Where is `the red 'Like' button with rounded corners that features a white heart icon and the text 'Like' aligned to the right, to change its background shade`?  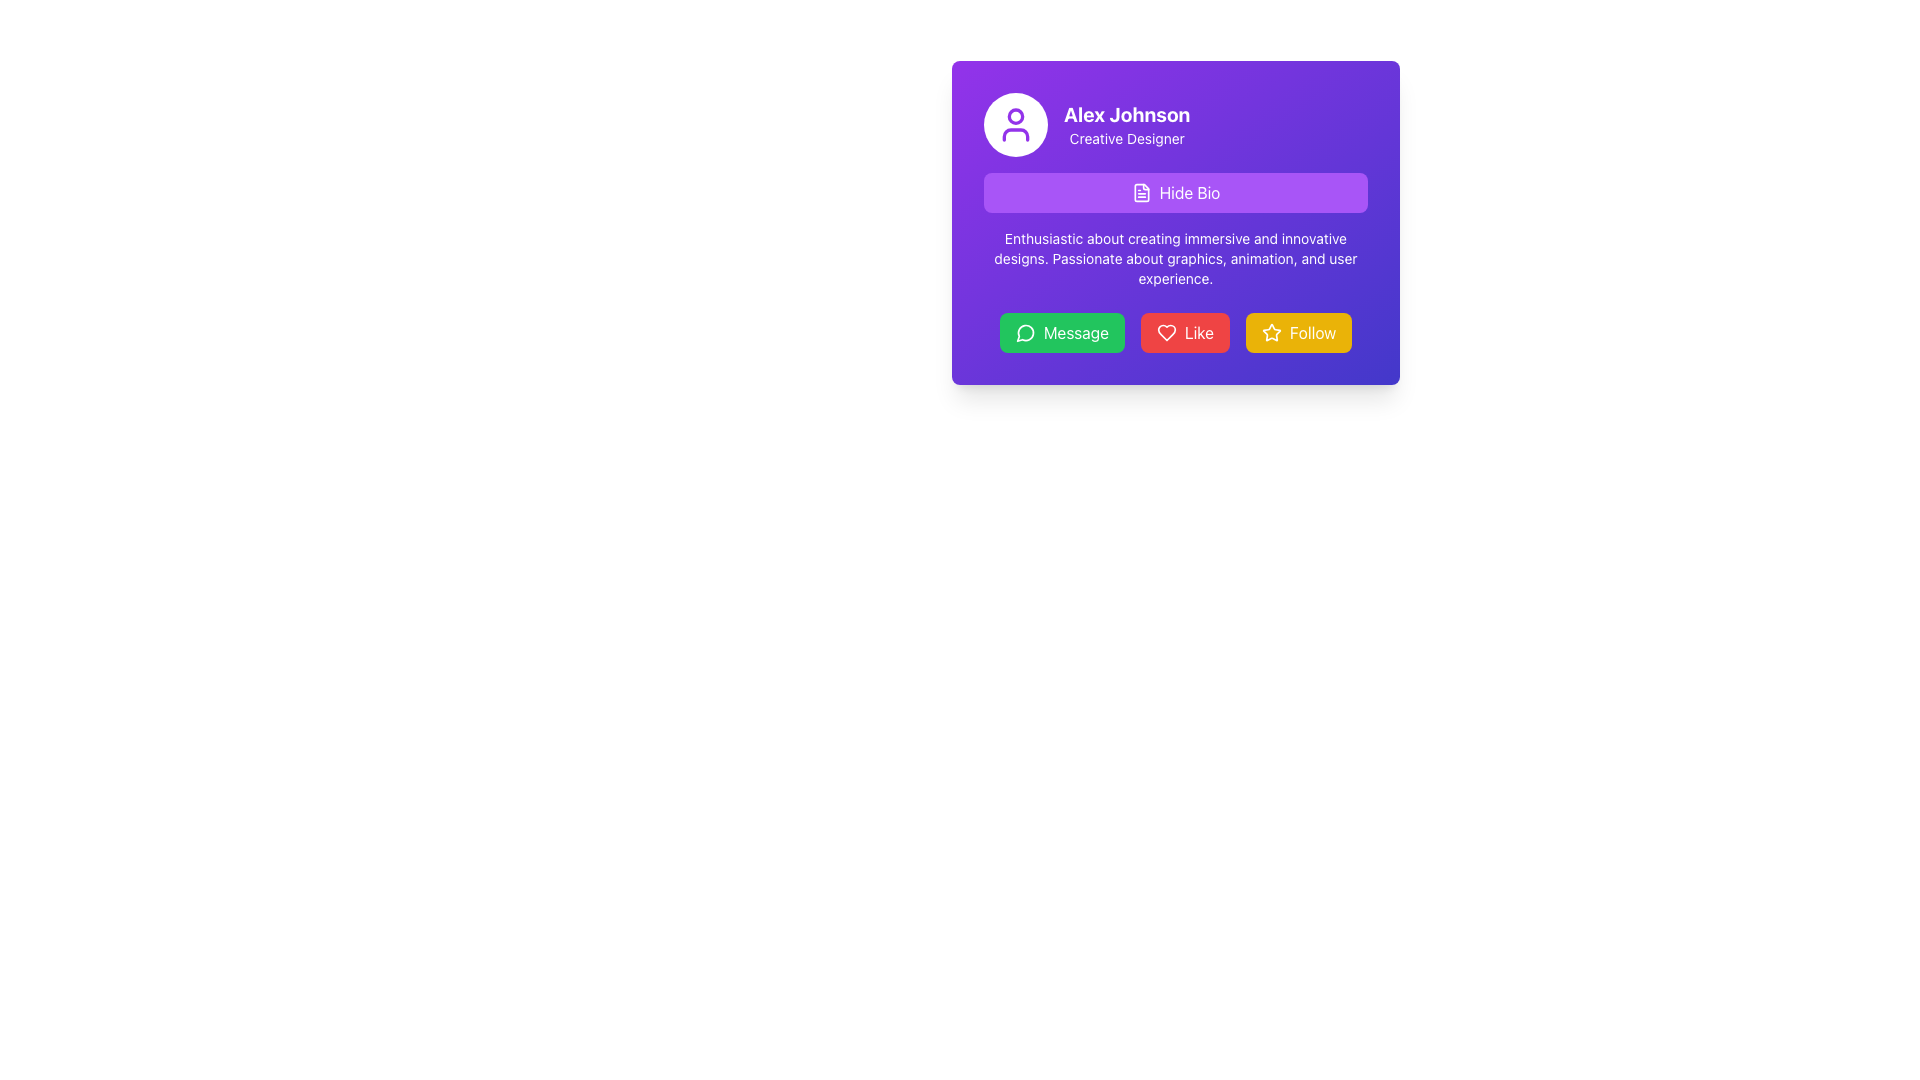
the red 'Like' button with rounded corners that features a white heart icon and the text 'Like' aligned to the right, to change its background shade is located at coordinates (1185, 331).